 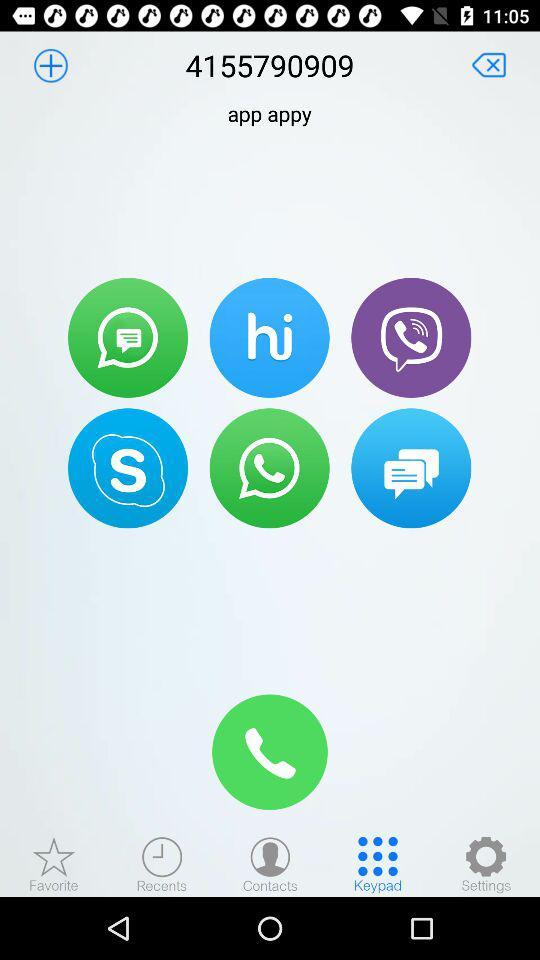 What do you see at coordinates (127, 338) in the screenshot?
I see `the green color chat icon in the first` at bounding box center [127, 338].